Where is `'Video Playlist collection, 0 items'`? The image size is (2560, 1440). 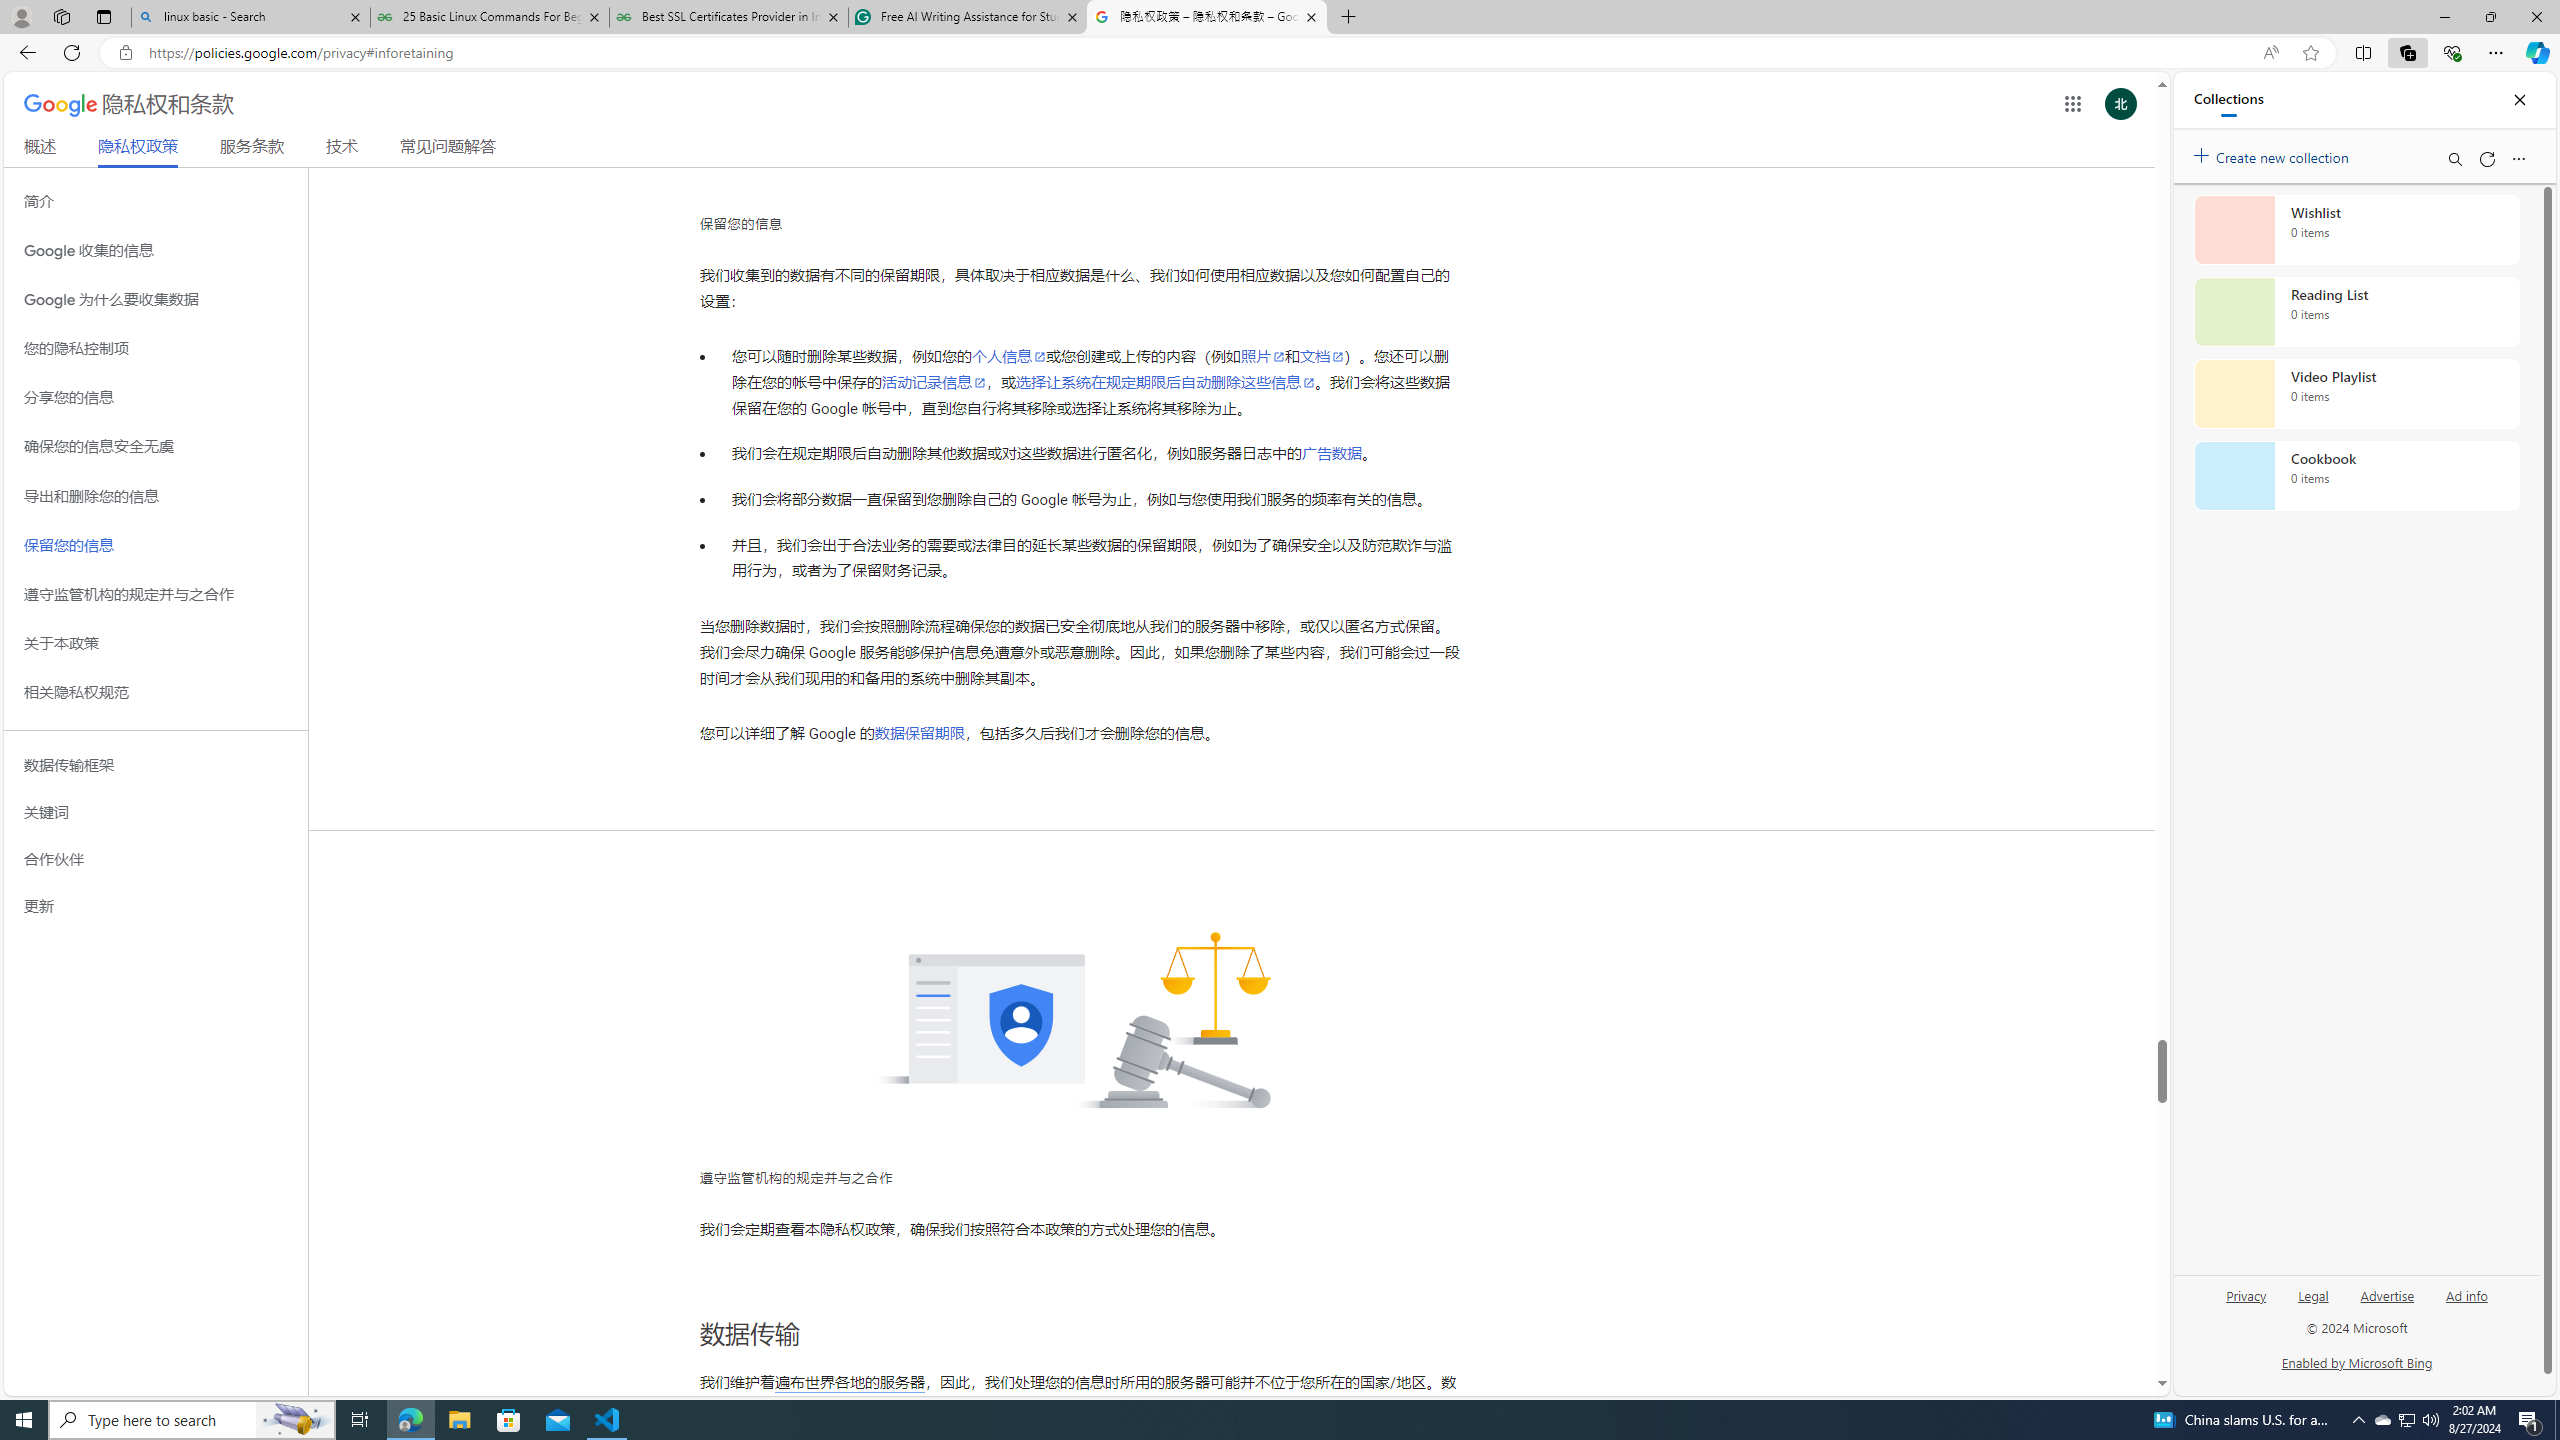
'Video Playlist collection, 0 items' is located at coordinates (2356, 392).